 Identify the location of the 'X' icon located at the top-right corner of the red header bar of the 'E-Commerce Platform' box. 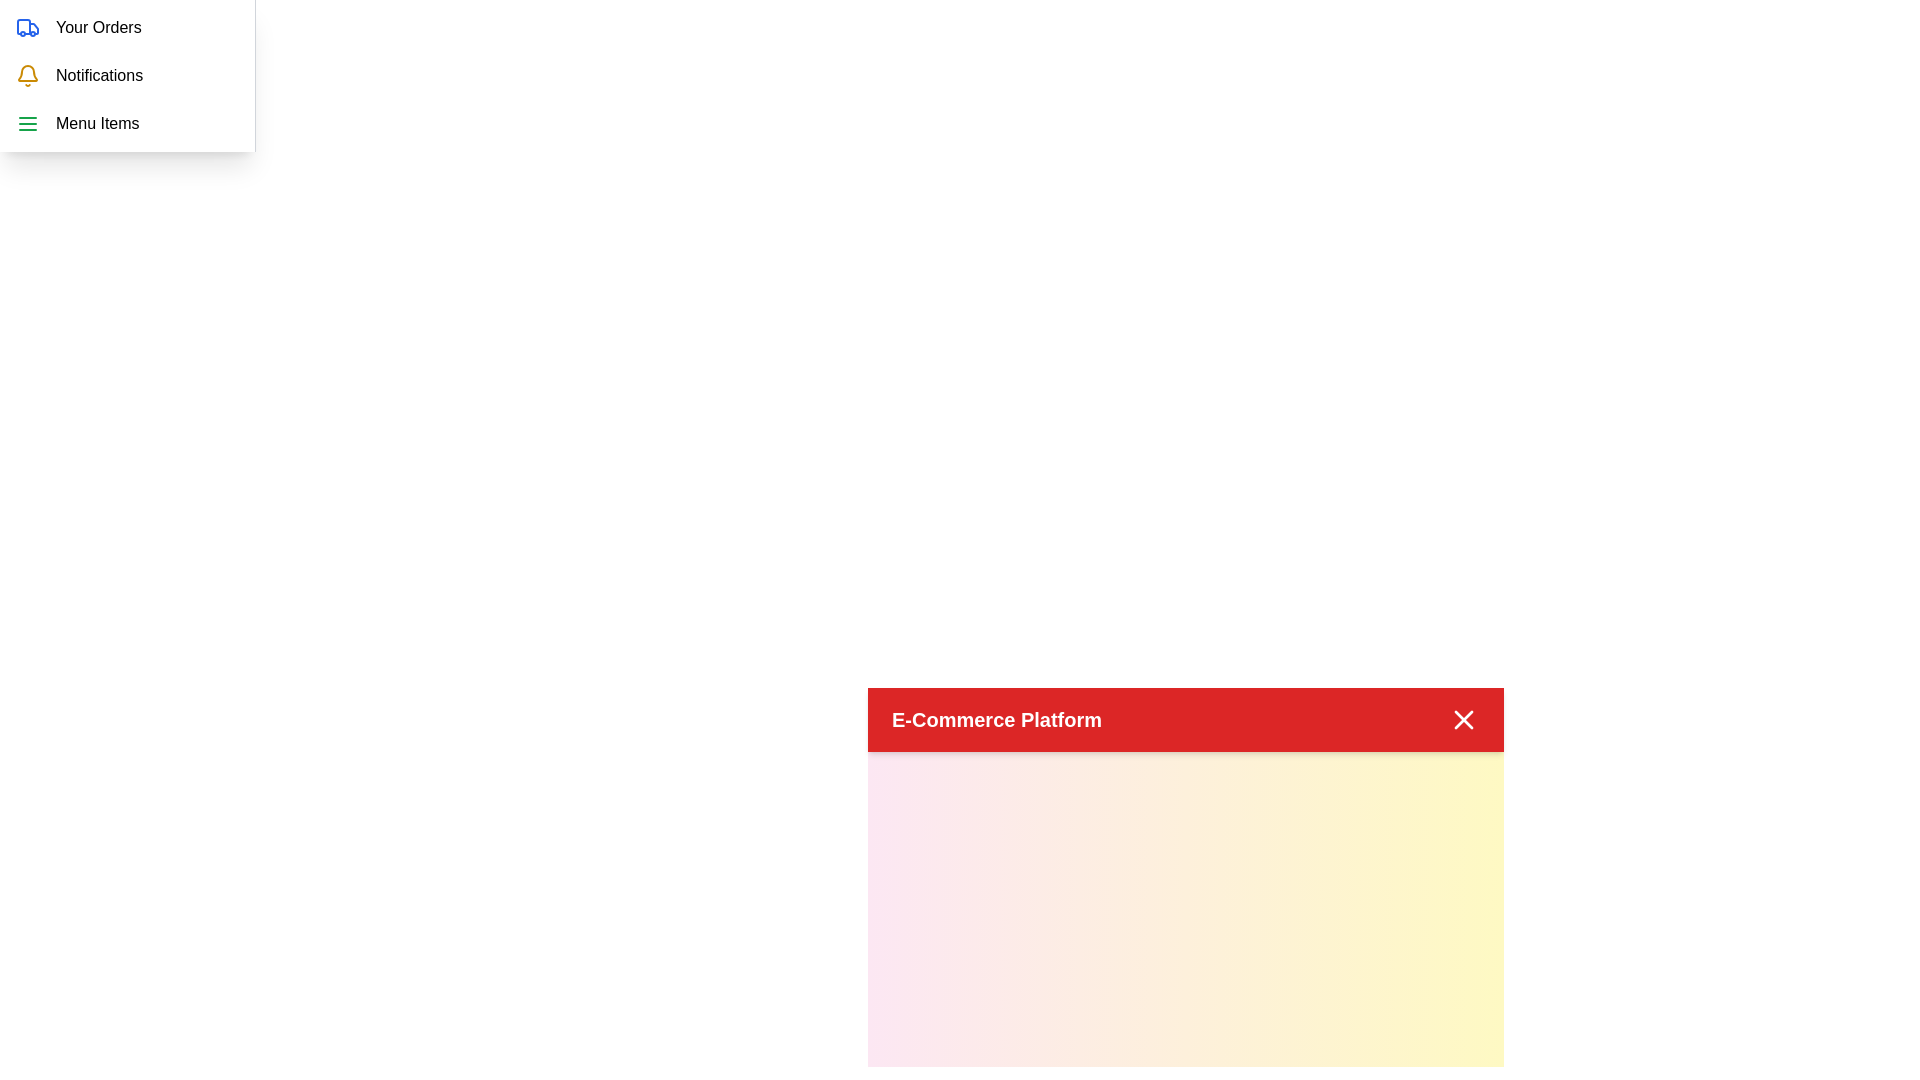
(1464, 720).